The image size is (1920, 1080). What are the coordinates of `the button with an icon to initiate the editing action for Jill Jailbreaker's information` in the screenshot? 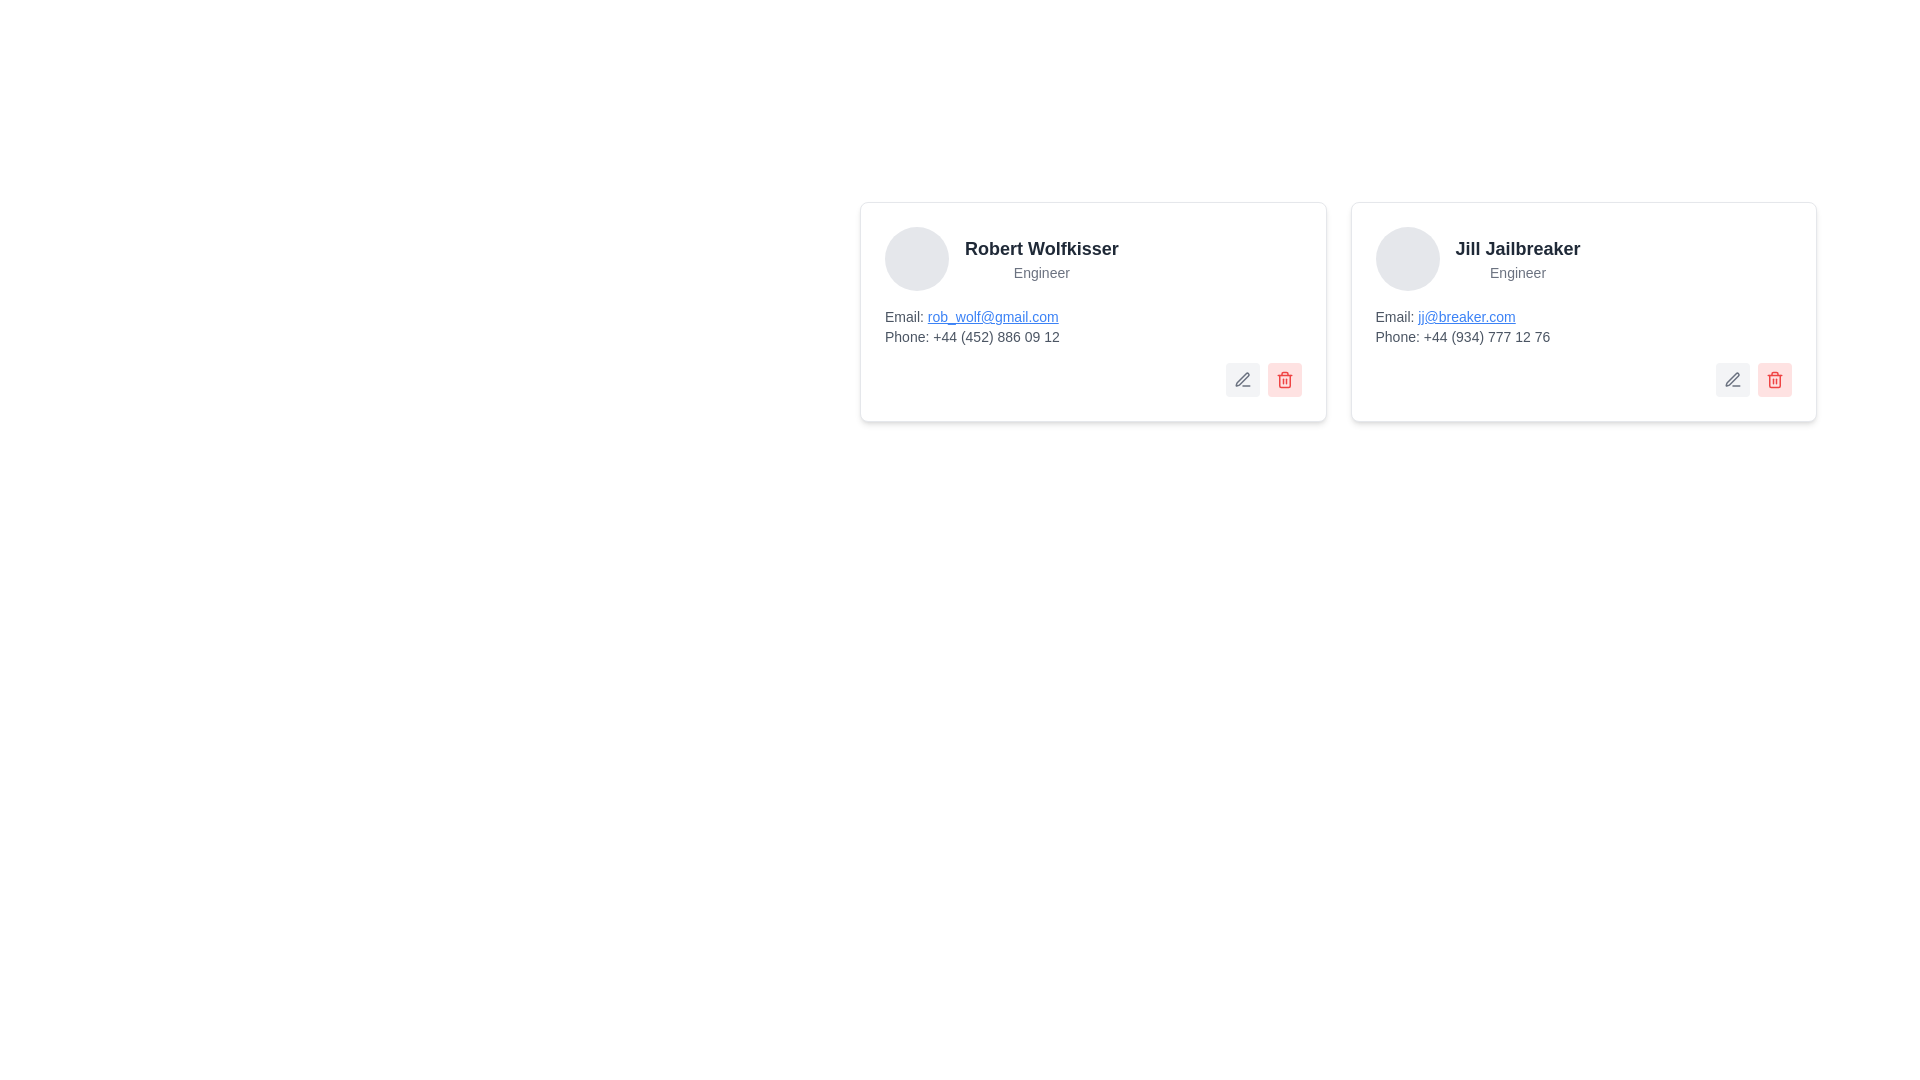 It's located at (1731, 380).